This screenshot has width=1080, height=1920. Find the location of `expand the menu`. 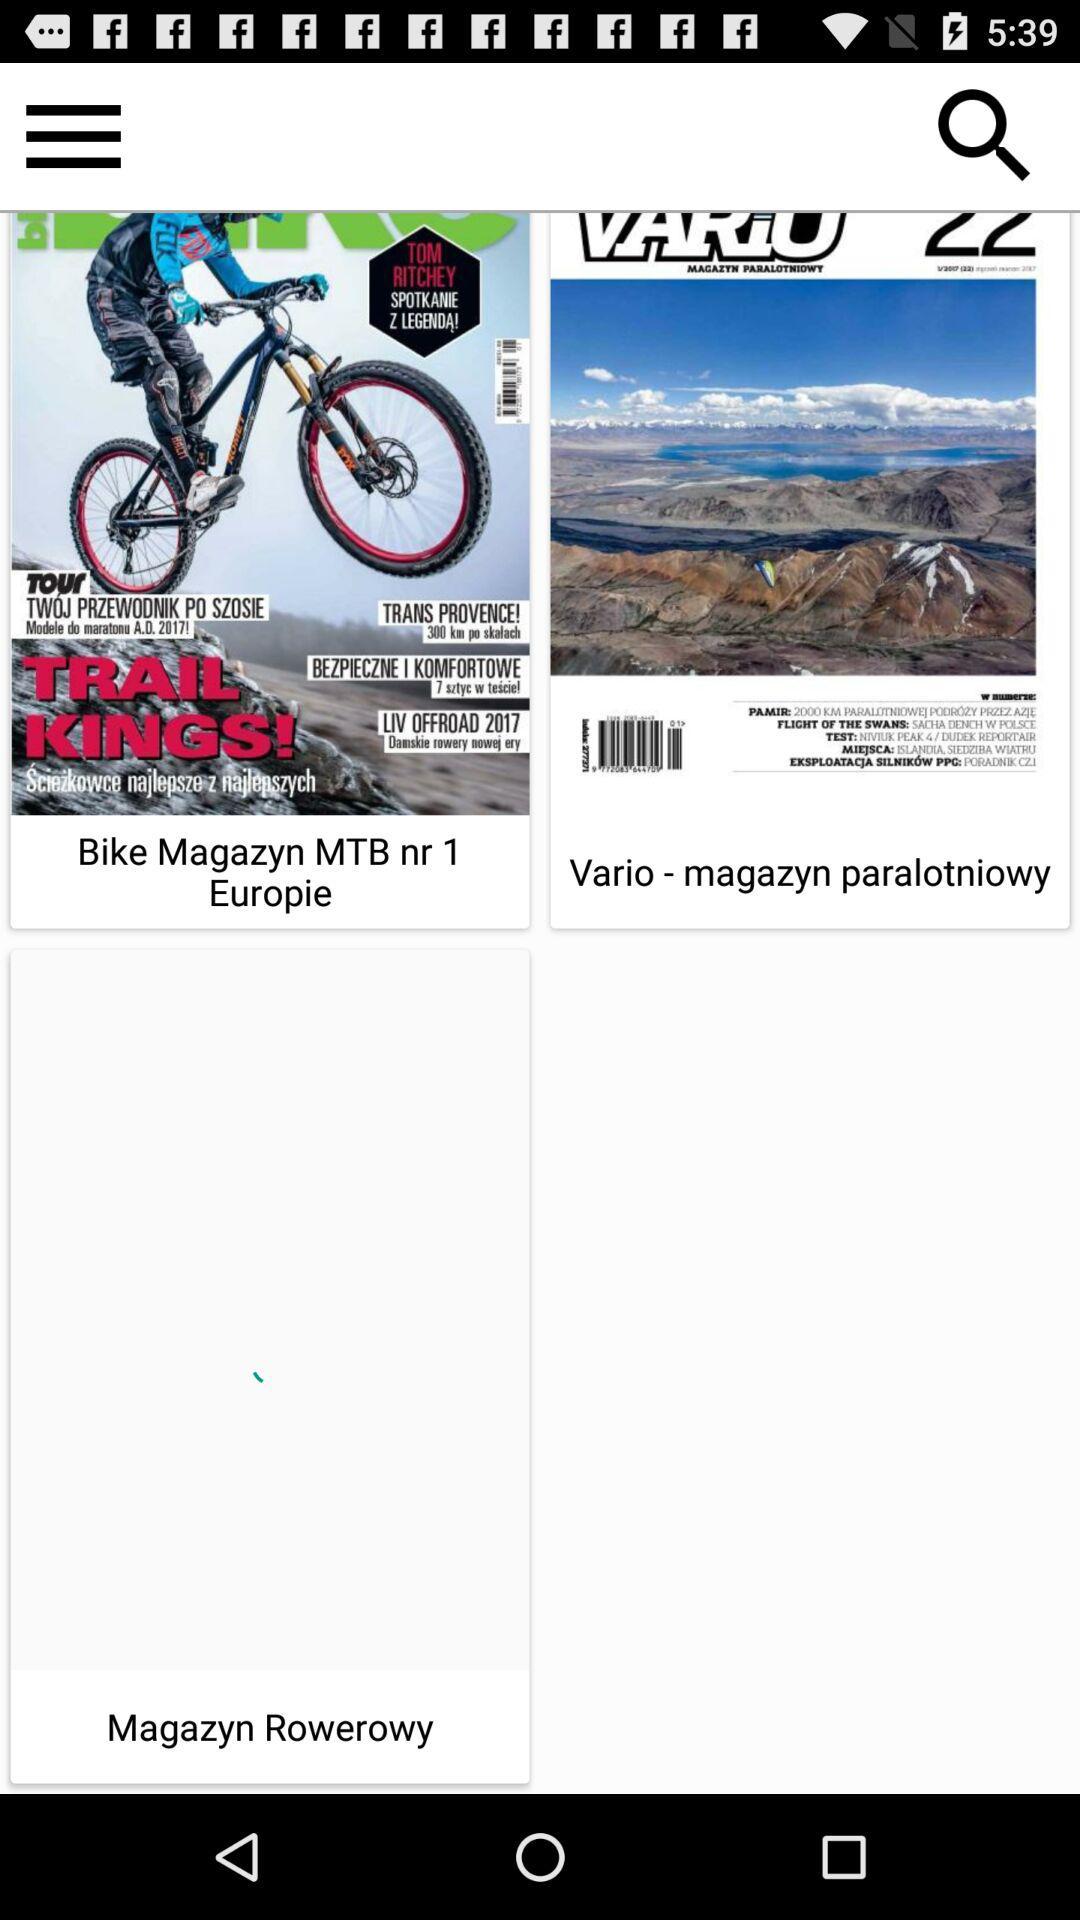

expand the menu is located at coordinates (72, 135).